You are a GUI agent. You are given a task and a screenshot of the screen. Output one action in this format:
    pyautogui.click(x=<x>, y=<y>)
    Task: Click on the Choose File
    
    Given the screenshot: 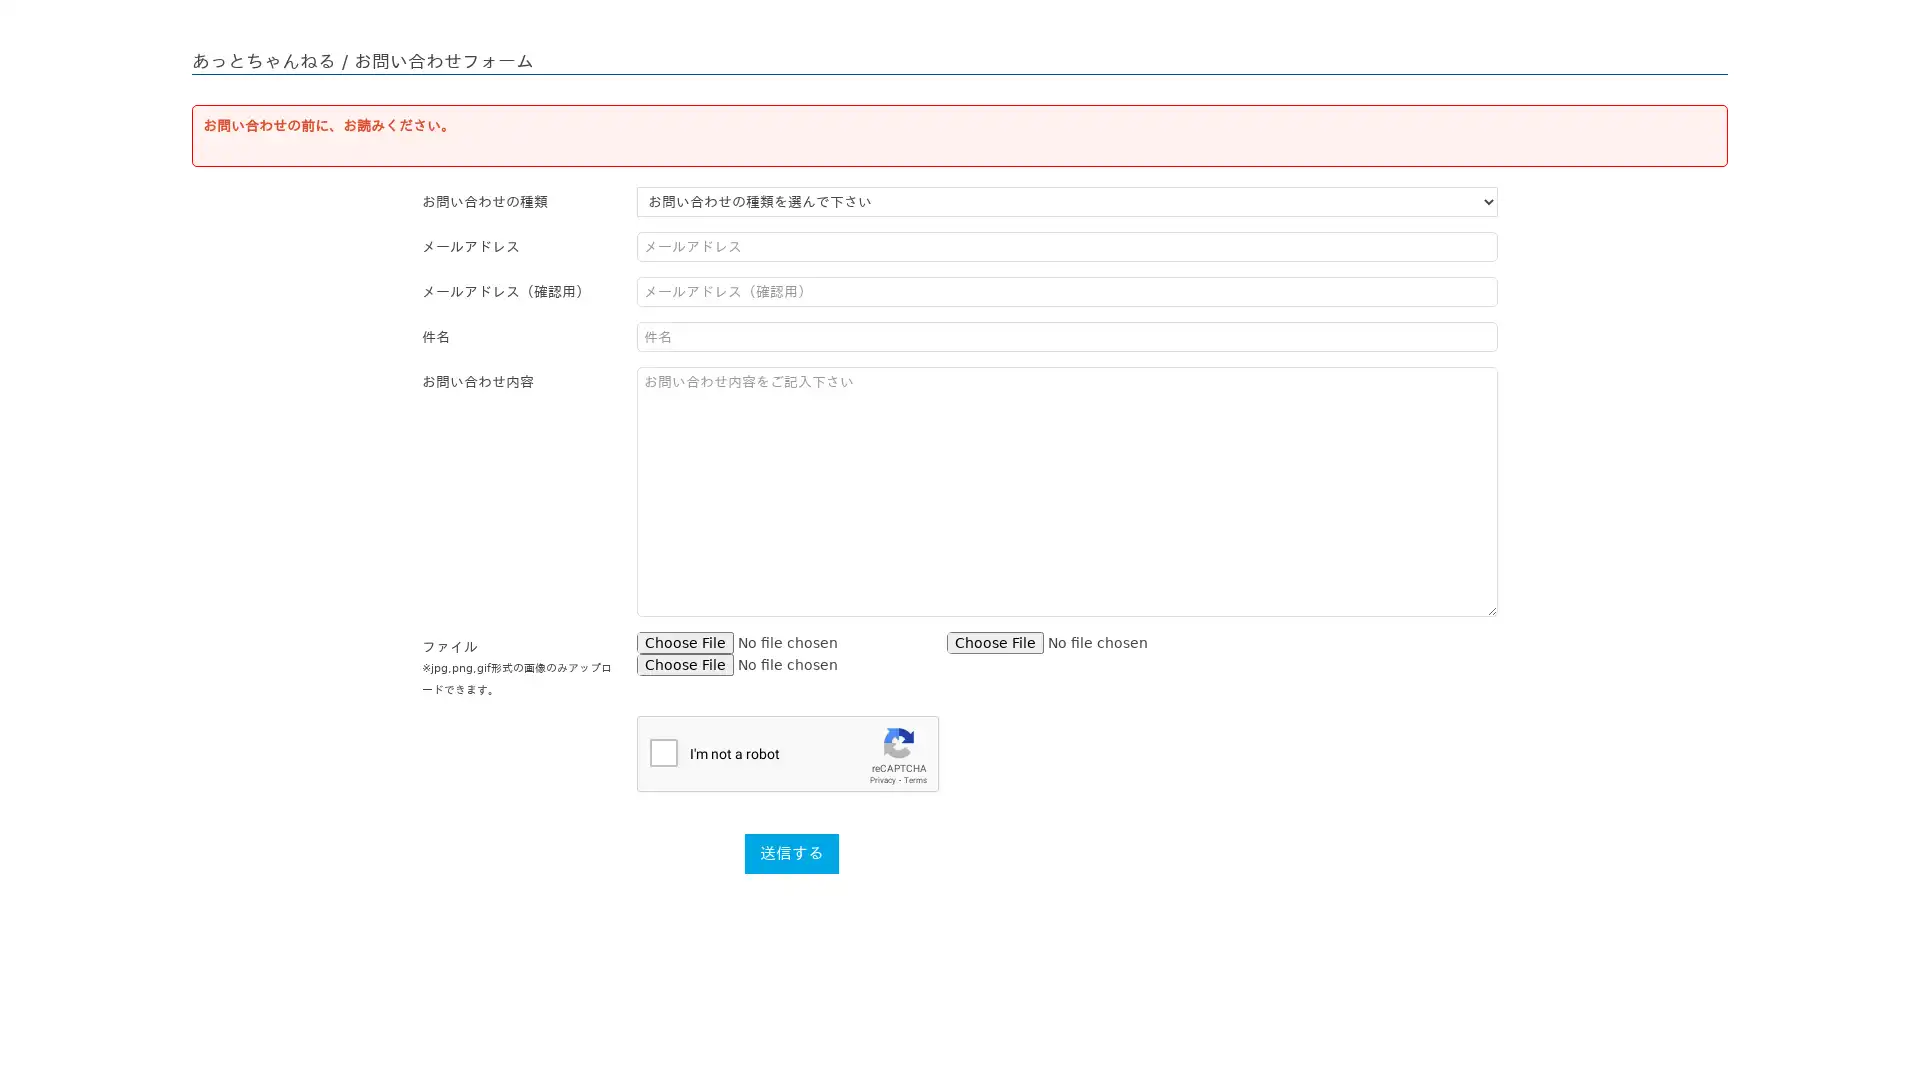 What is the action you would take?
    pyautogui.click(x=995, y=643)
    